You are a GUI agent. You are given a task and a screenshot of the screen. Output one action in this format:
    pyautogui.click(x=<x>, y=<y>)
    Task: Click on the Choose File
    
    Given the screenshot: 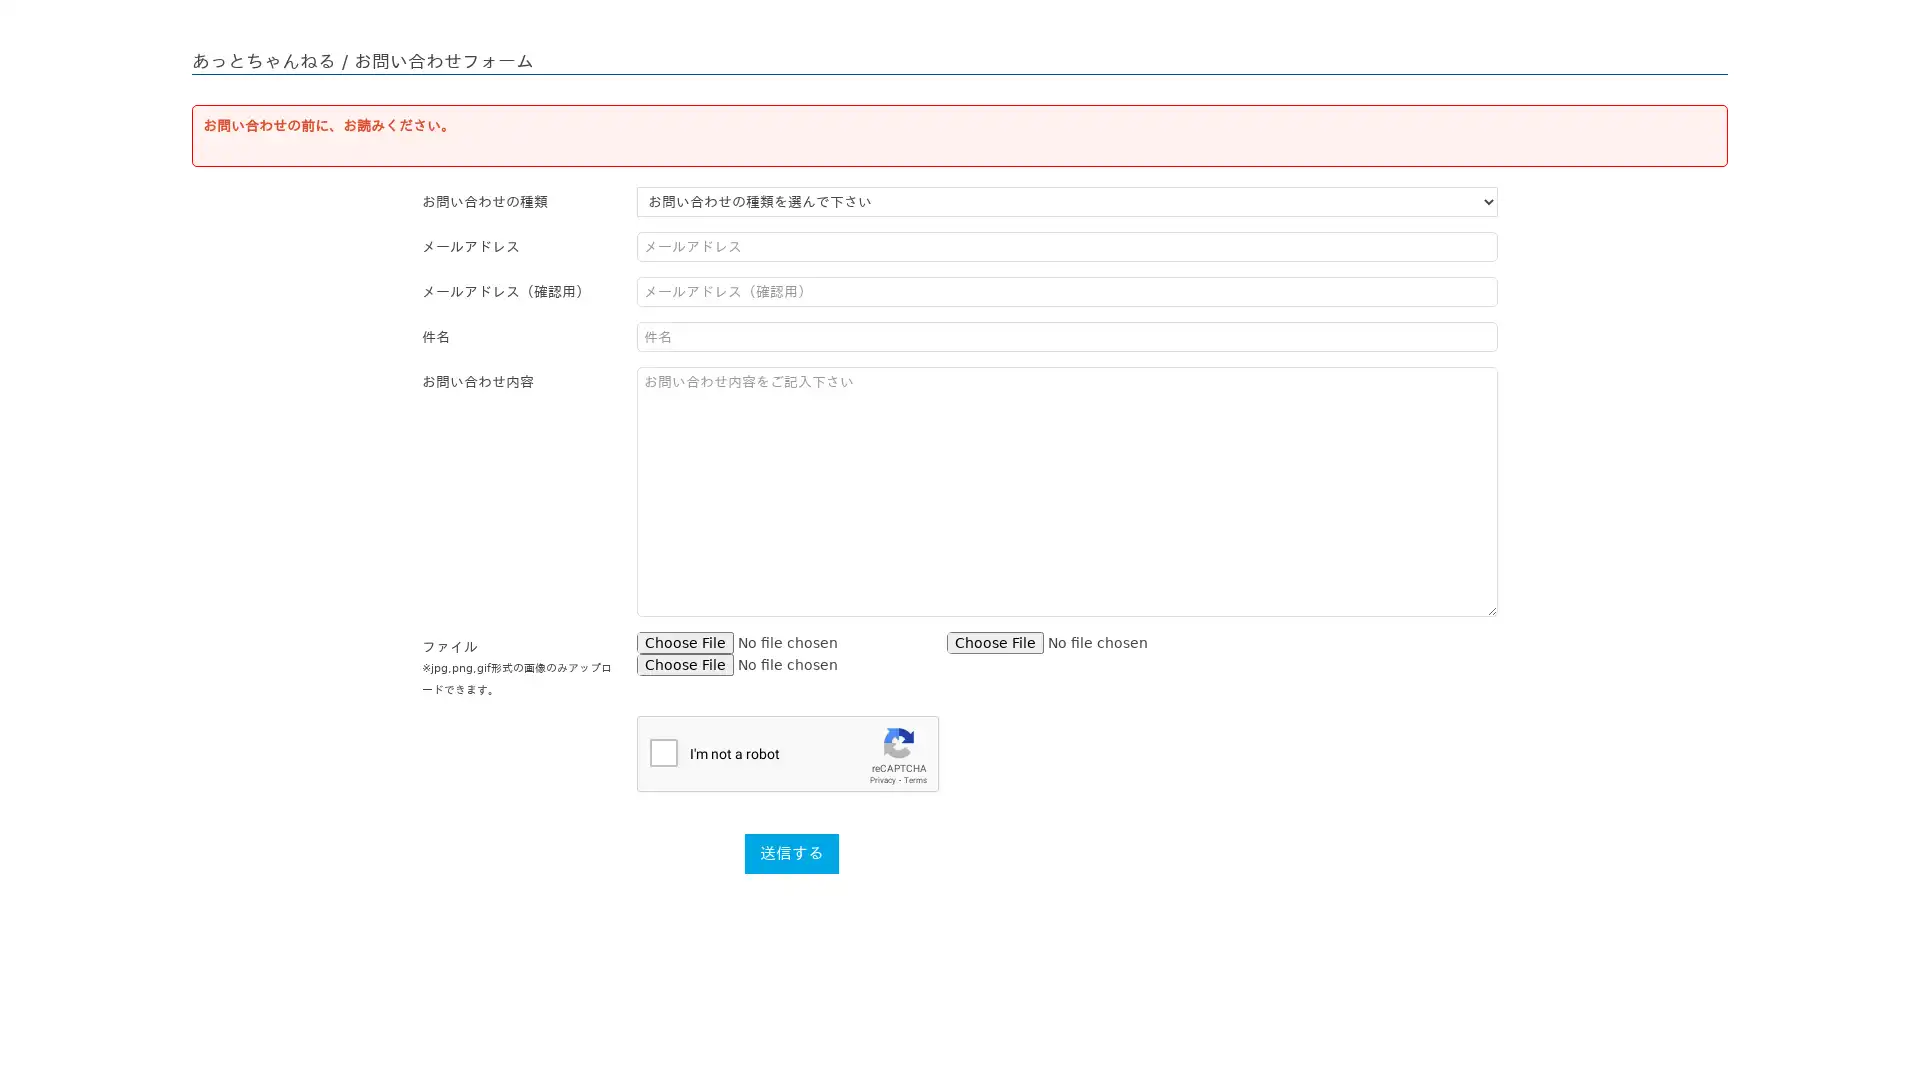 What is the action you would take?
    pyautogui.click(x=995, y=643)
    